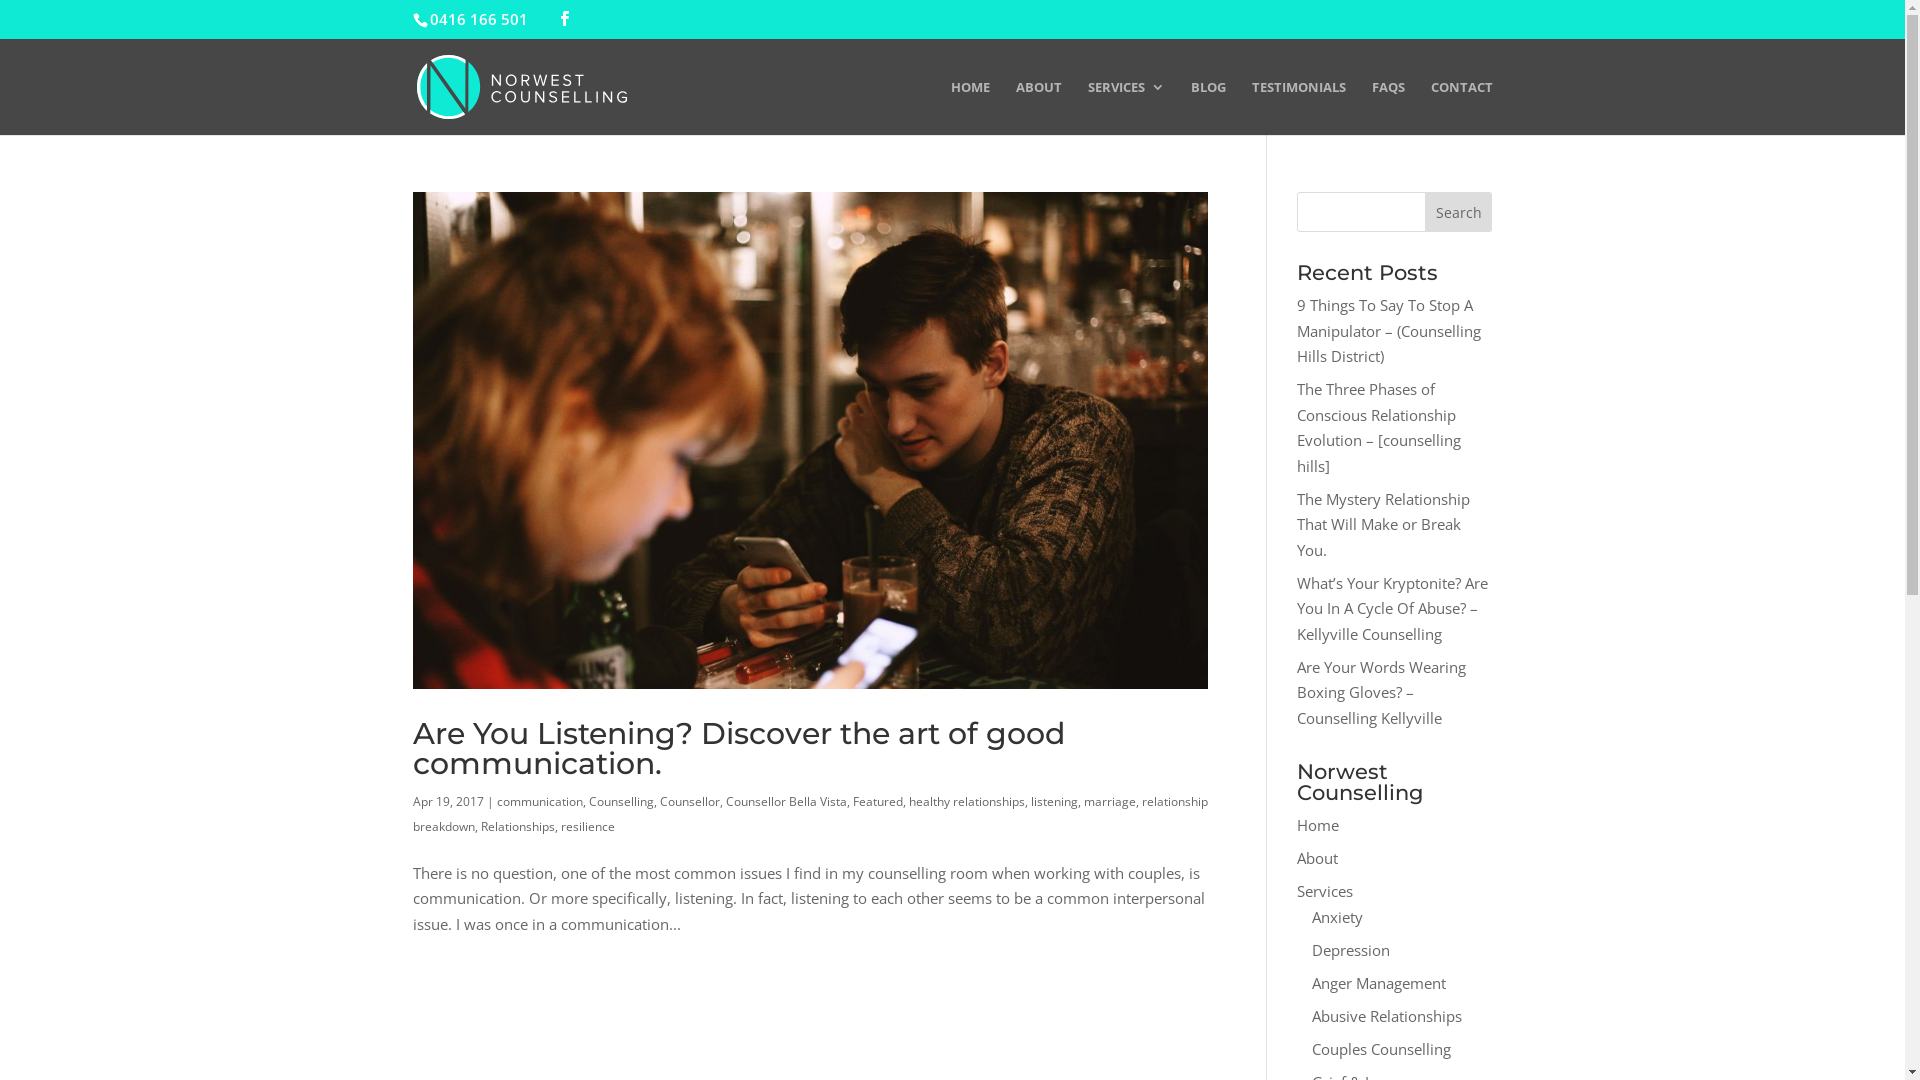  Describe the element at coordinates (1318, 825) in the screenshot. I see `'Home'` at that location.